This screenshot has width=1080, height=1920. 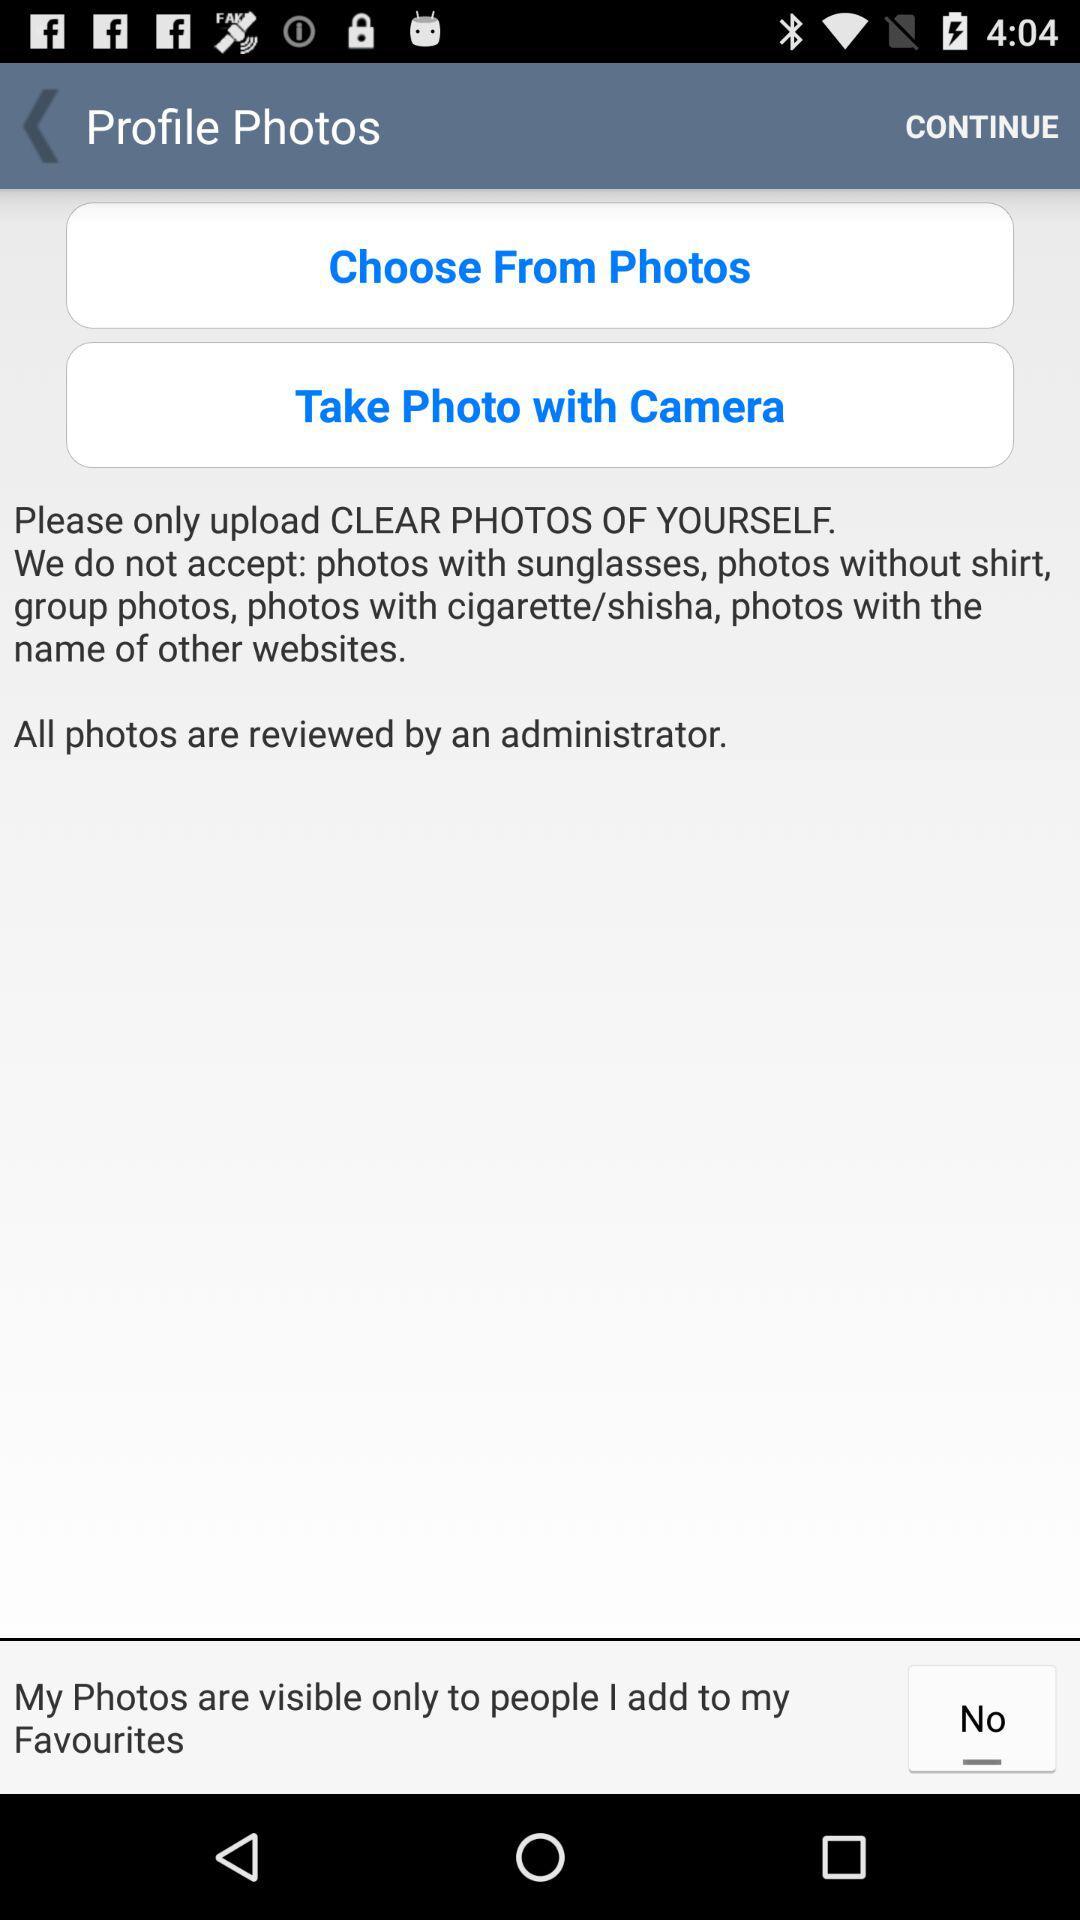 I want to click on the button above choose from photos item, so click(x=981, y=124).